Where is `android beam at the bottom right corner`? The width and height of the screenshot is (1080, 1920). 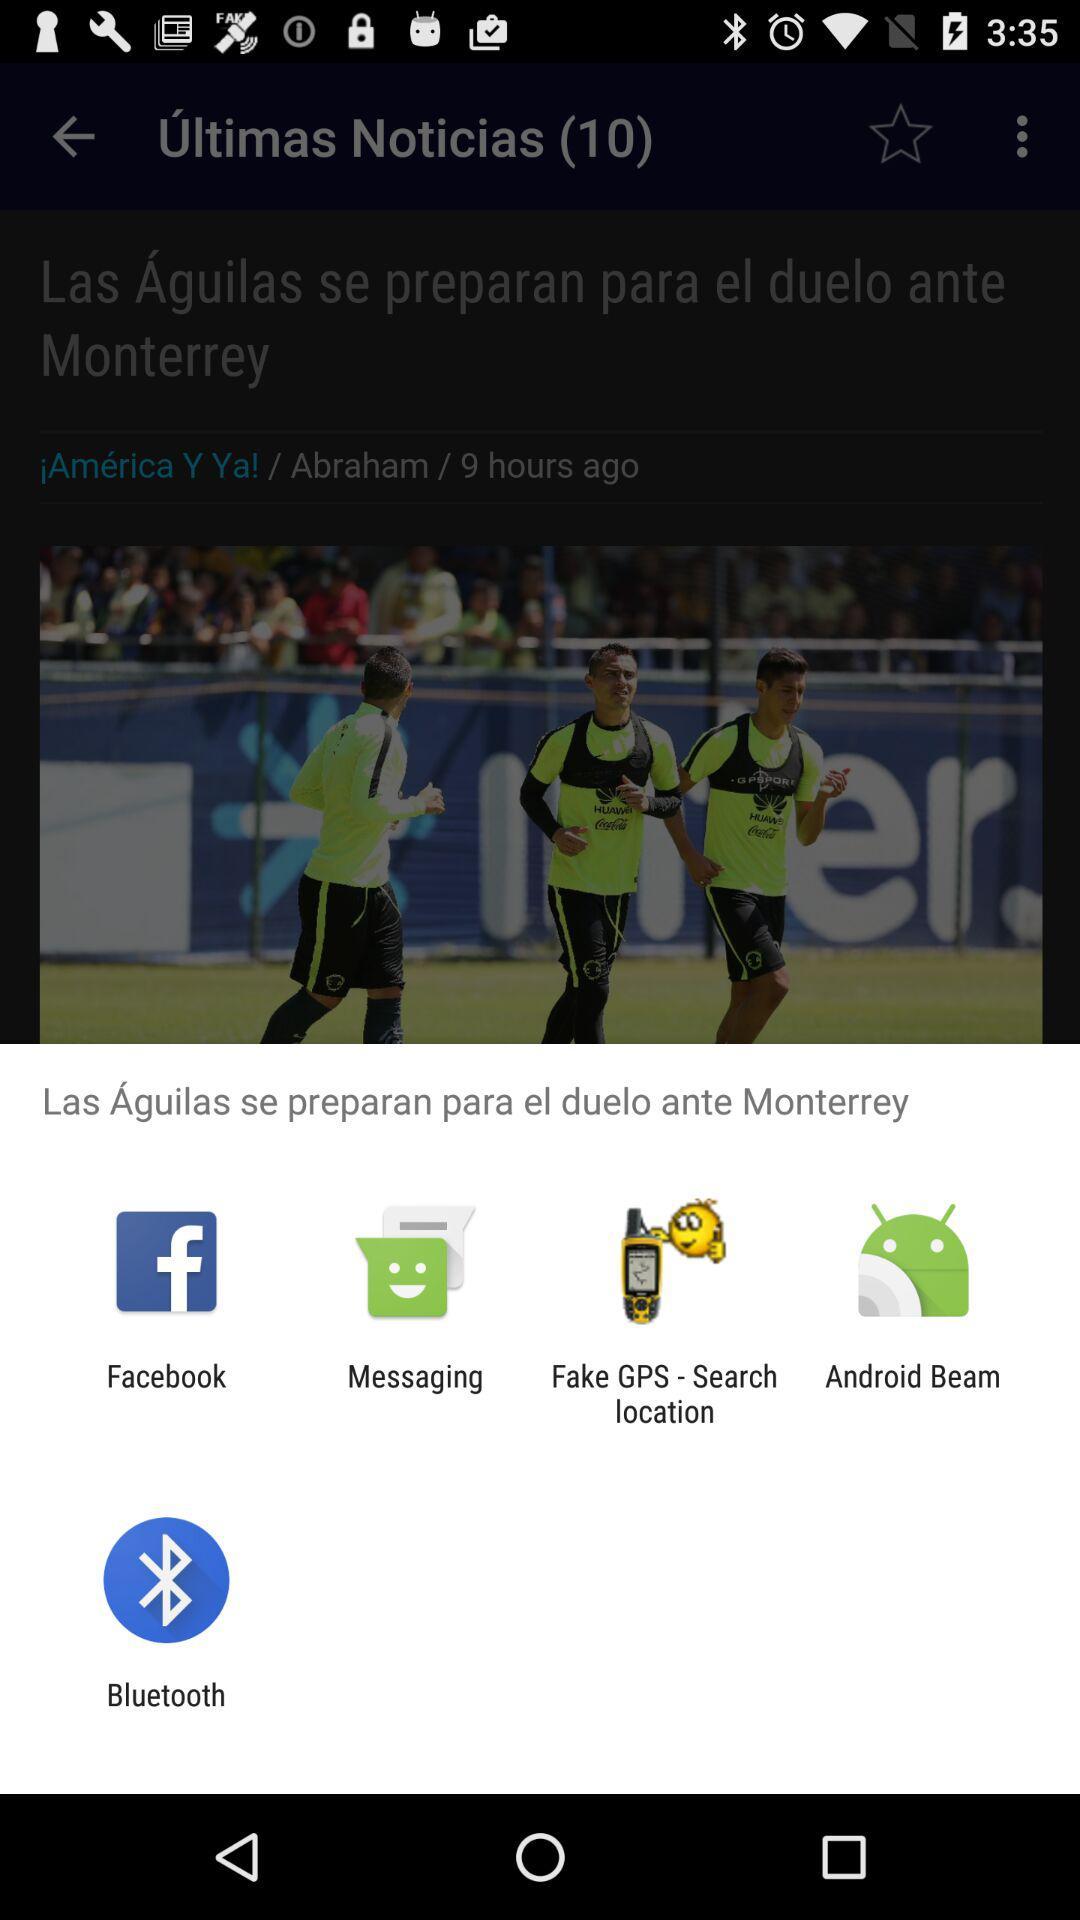
android beam at the bottom right corner is located at coordinates (913, 1392).